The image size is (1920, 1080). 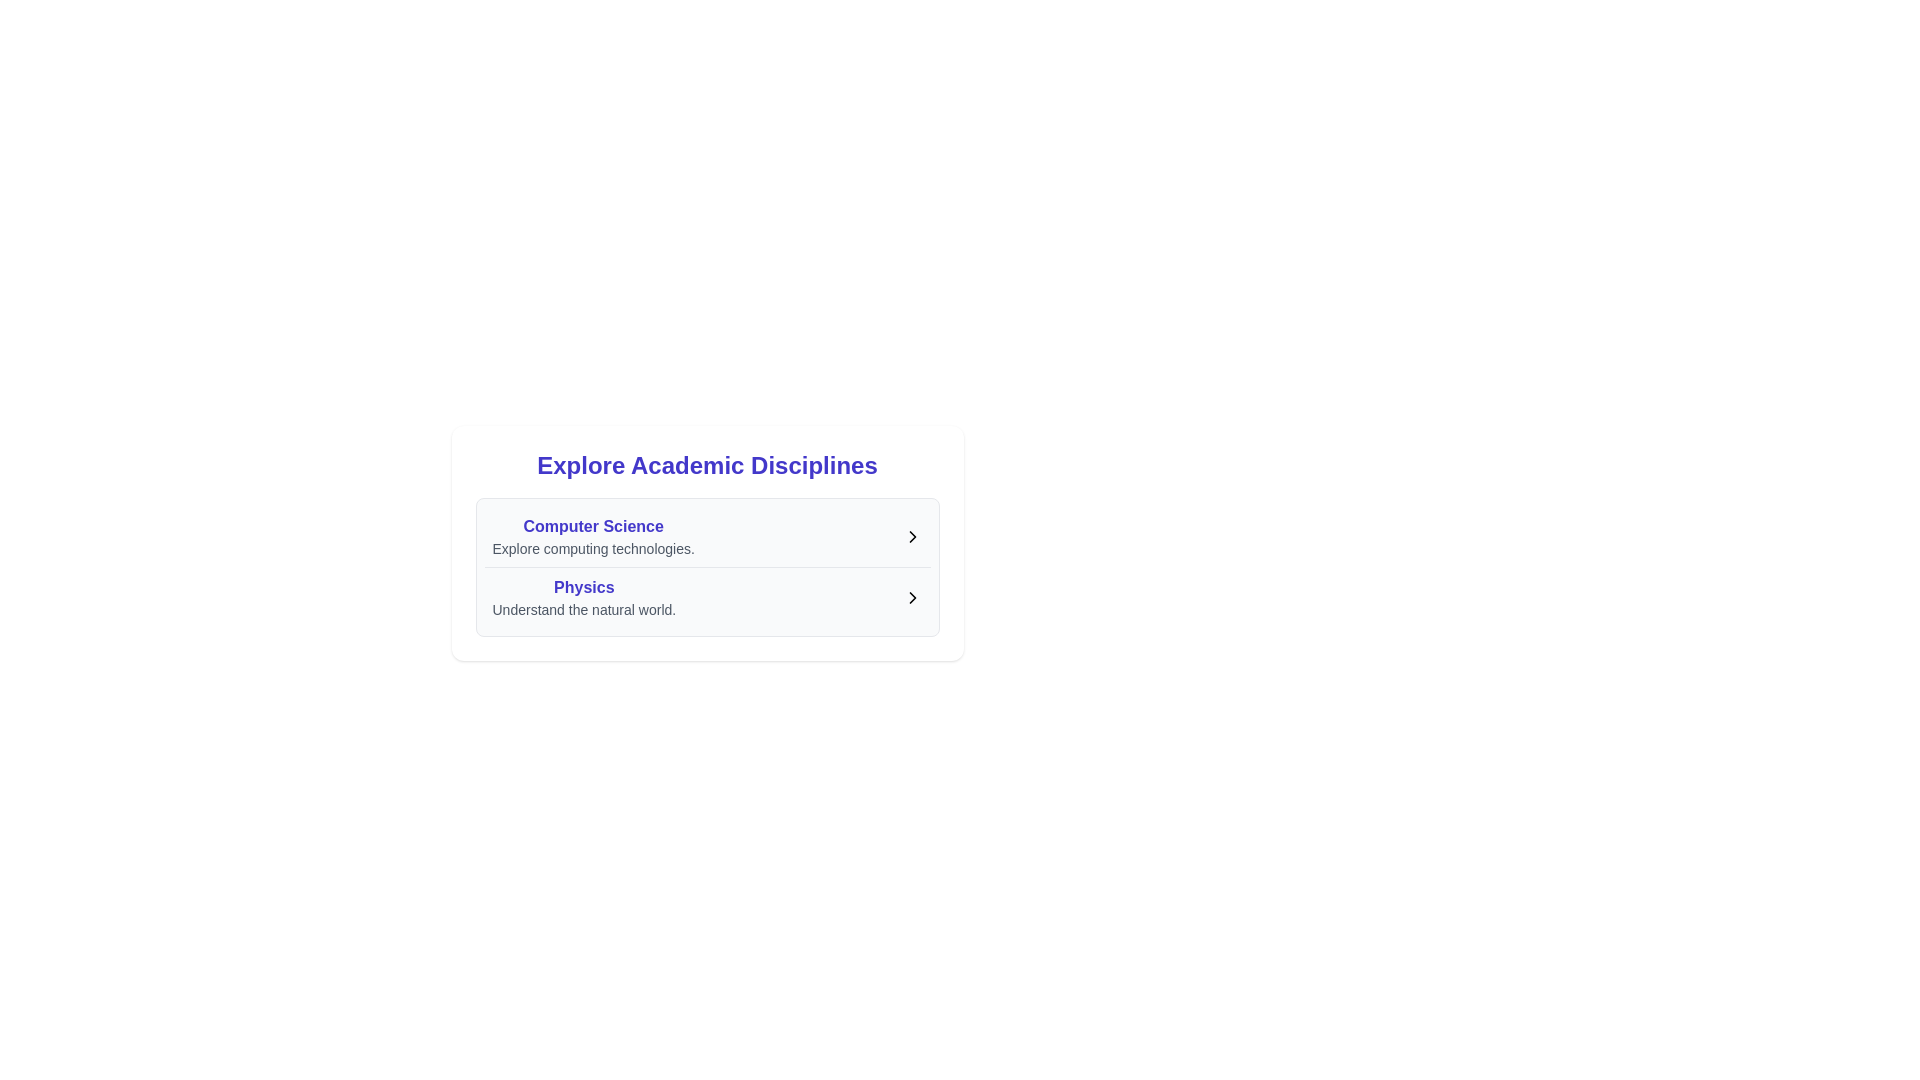 I want to click on the text label reading 'Physics' which is styled in bold indigo and located under the 'Explore Academic Disciplines' section, so click(x=583, y=586).